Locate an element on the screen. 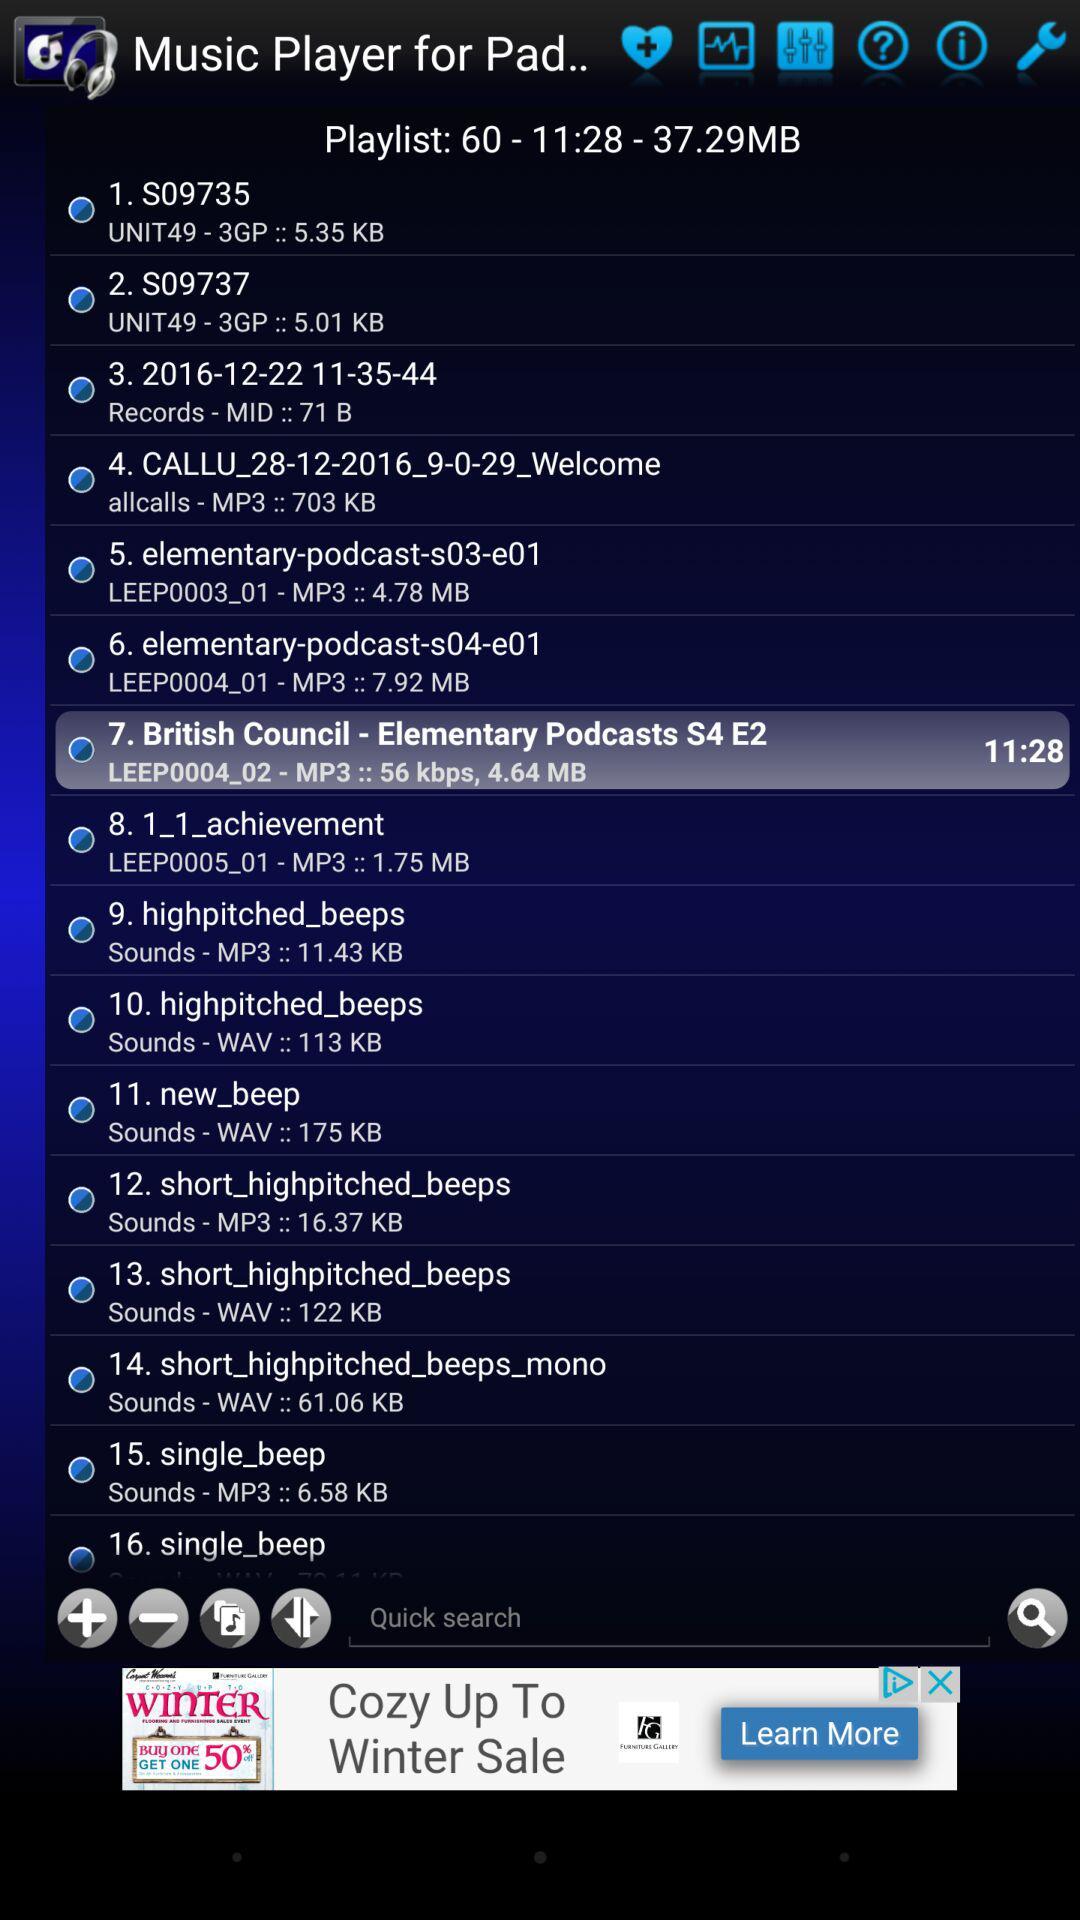 This screenshot has width=1080, height=1920. quickly search for a song from the playlist is located at coordinates (1036, 1618).